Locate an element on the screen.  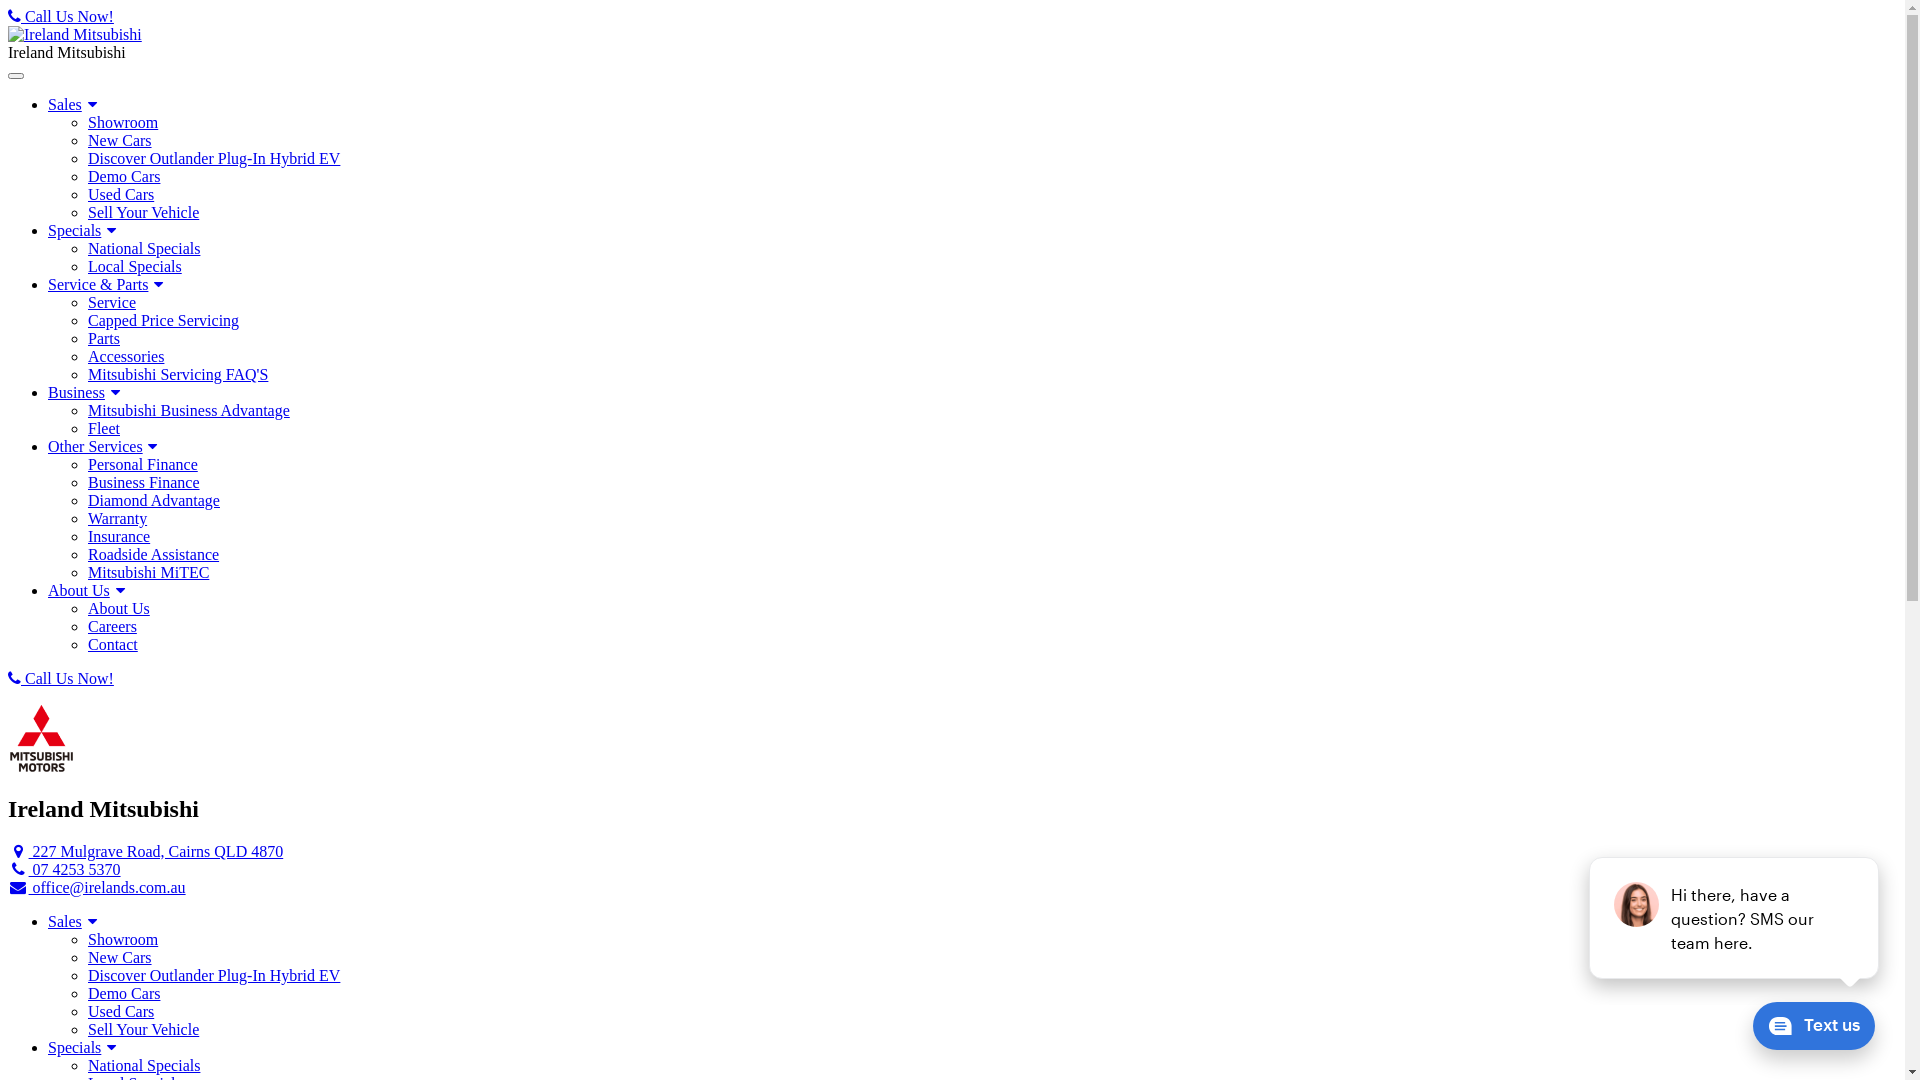
'Service' is located at coordinates (86, 303).